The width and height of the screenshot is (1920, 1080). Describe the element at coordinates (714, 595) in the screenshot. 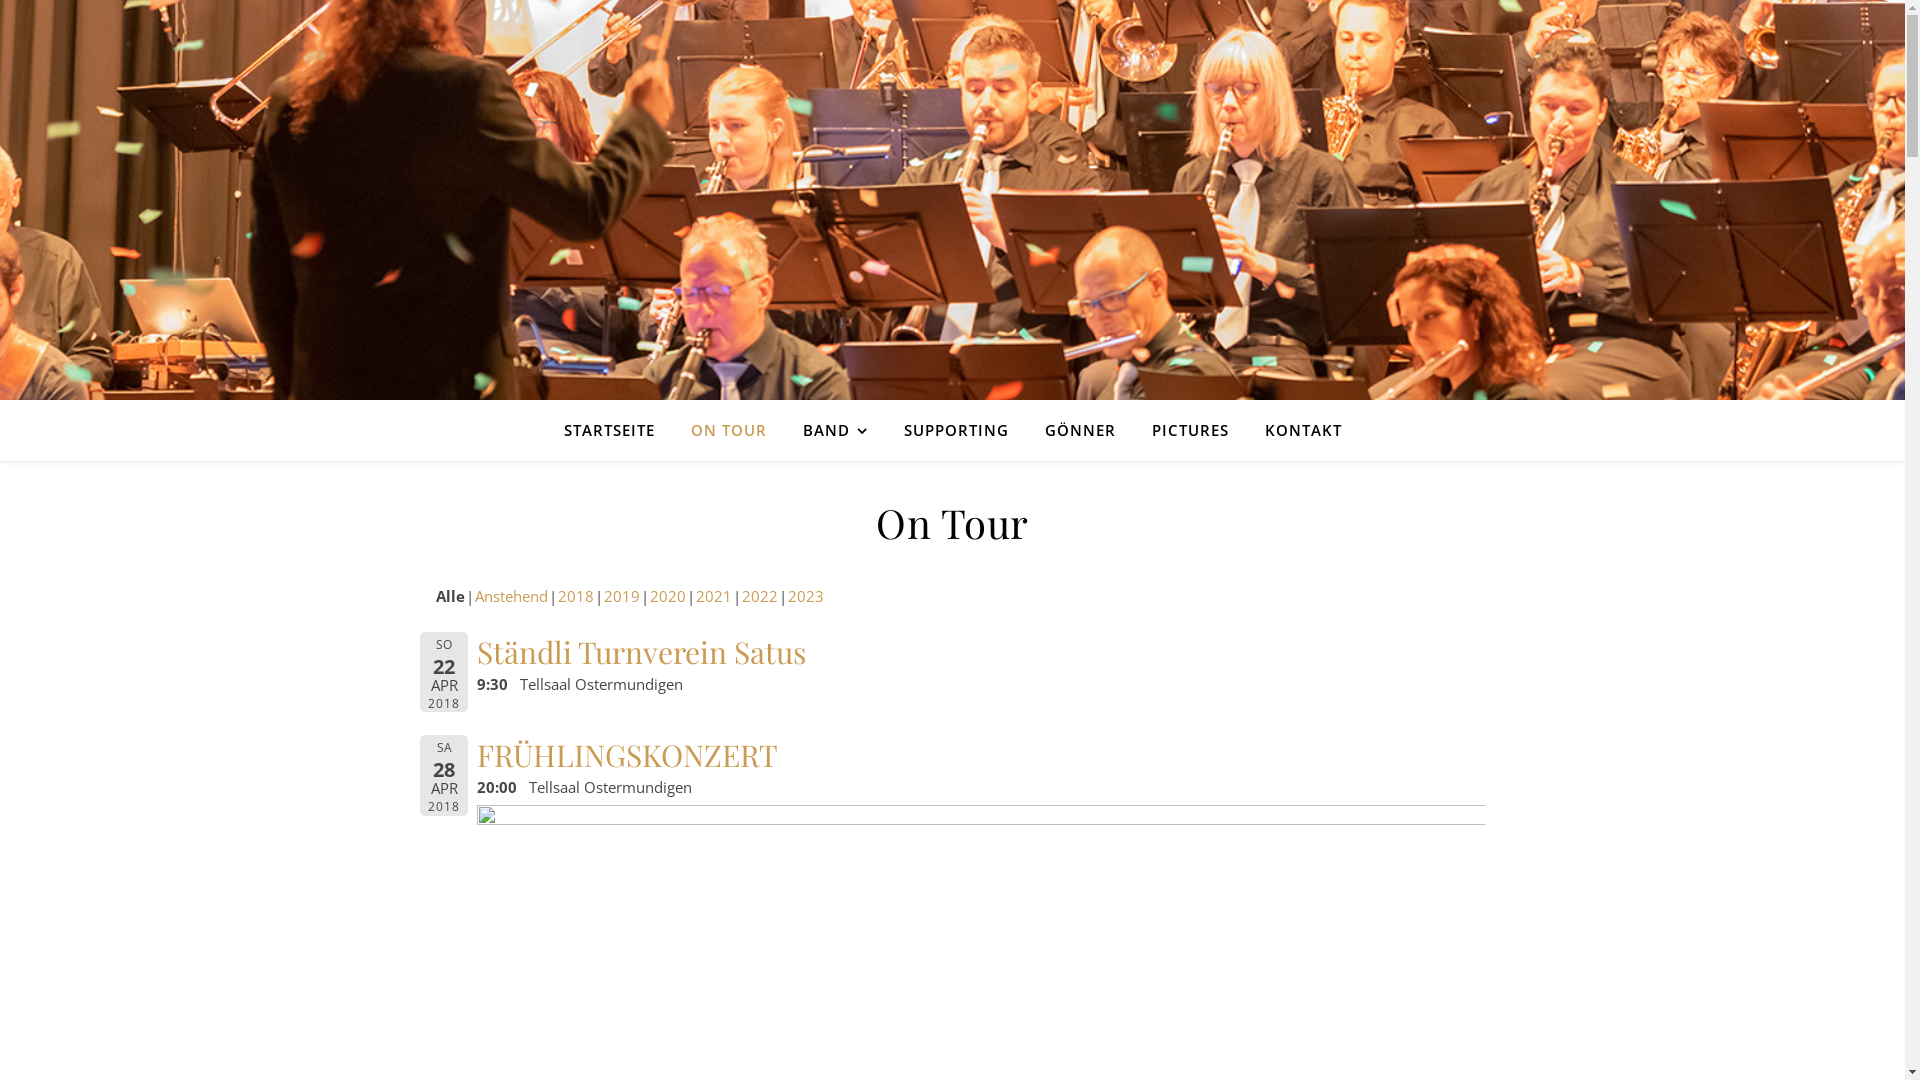

I see `'2021'` at that location.